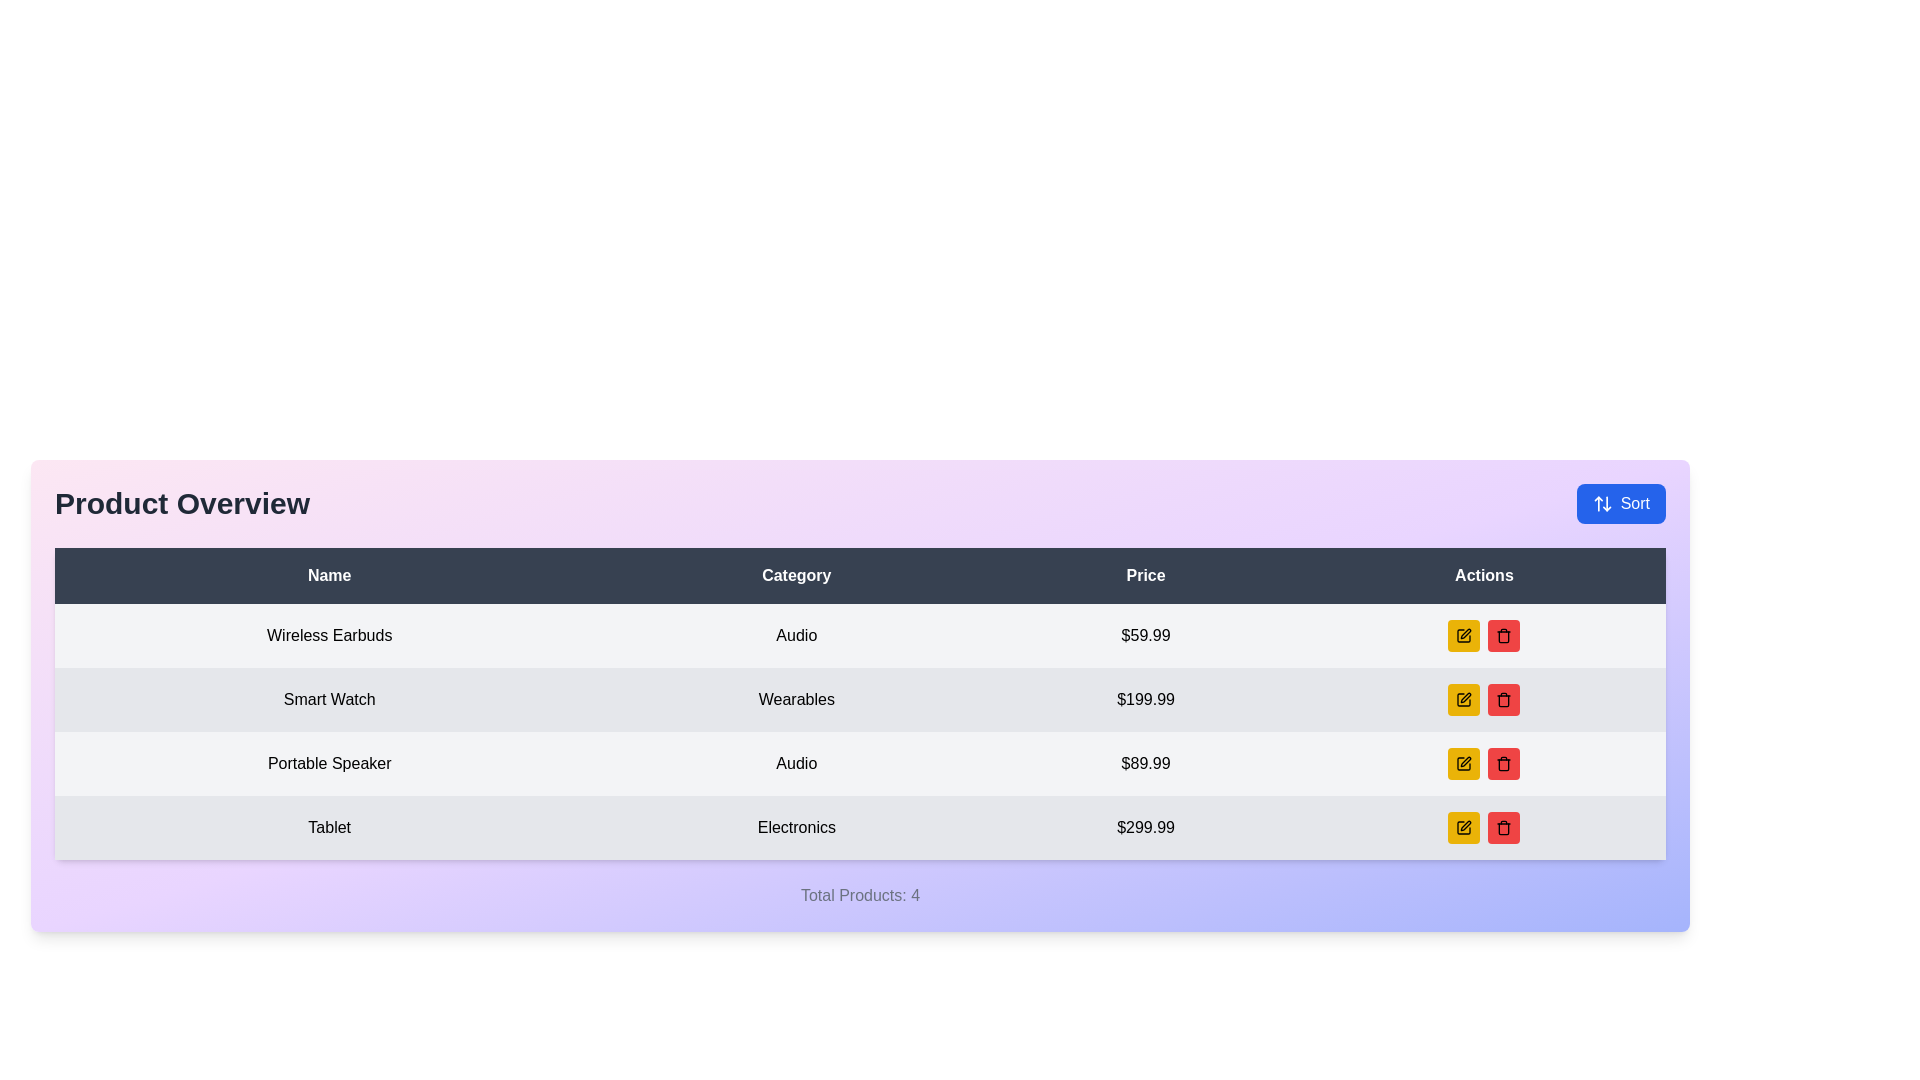 Image resolution: width=1920 pixels, height=1080 pixels. Describe the element at coordinates (1466, 633) in the screenshot. I see `the edit icon button in the 'Actions' column of the table for the 'Tablet' item` at that location.